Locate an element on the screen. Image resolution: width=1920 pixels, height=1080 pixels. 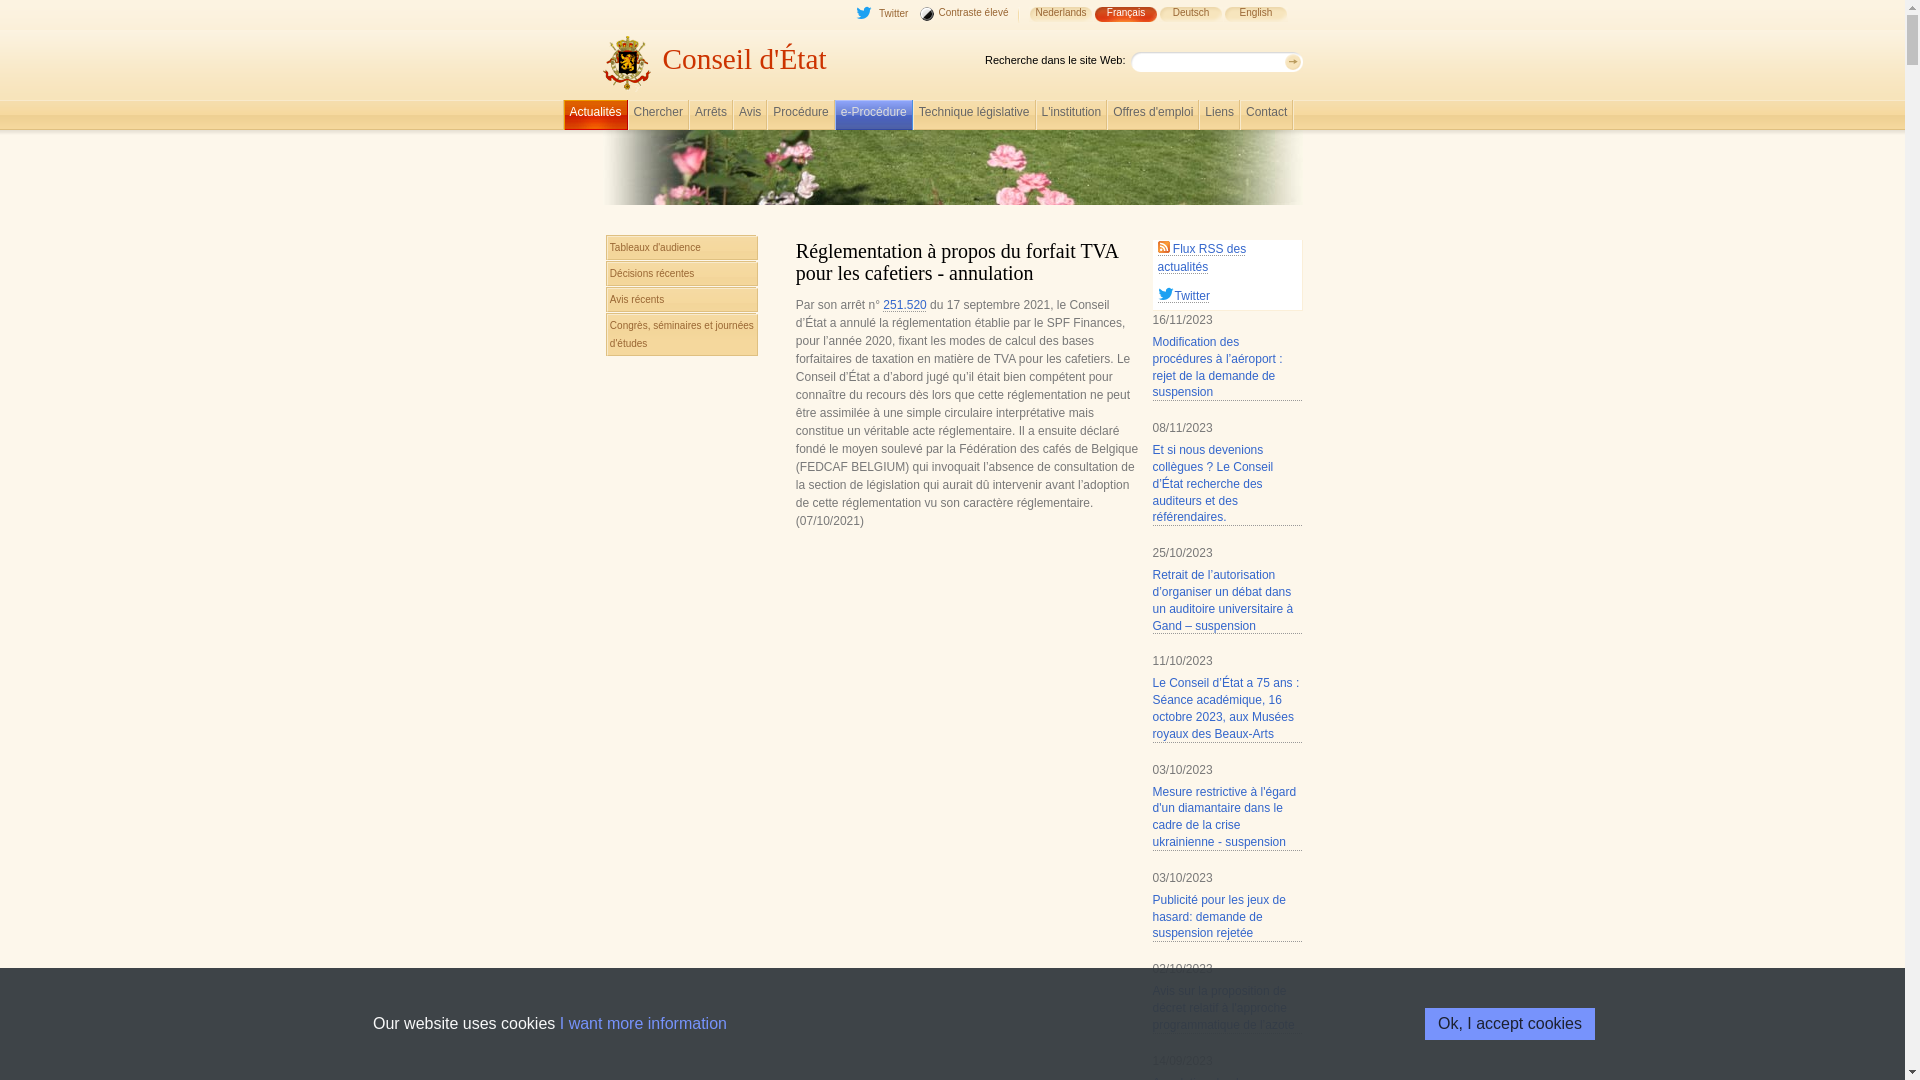
'Offres d'emploi' is located at coordinates (1152, 117).